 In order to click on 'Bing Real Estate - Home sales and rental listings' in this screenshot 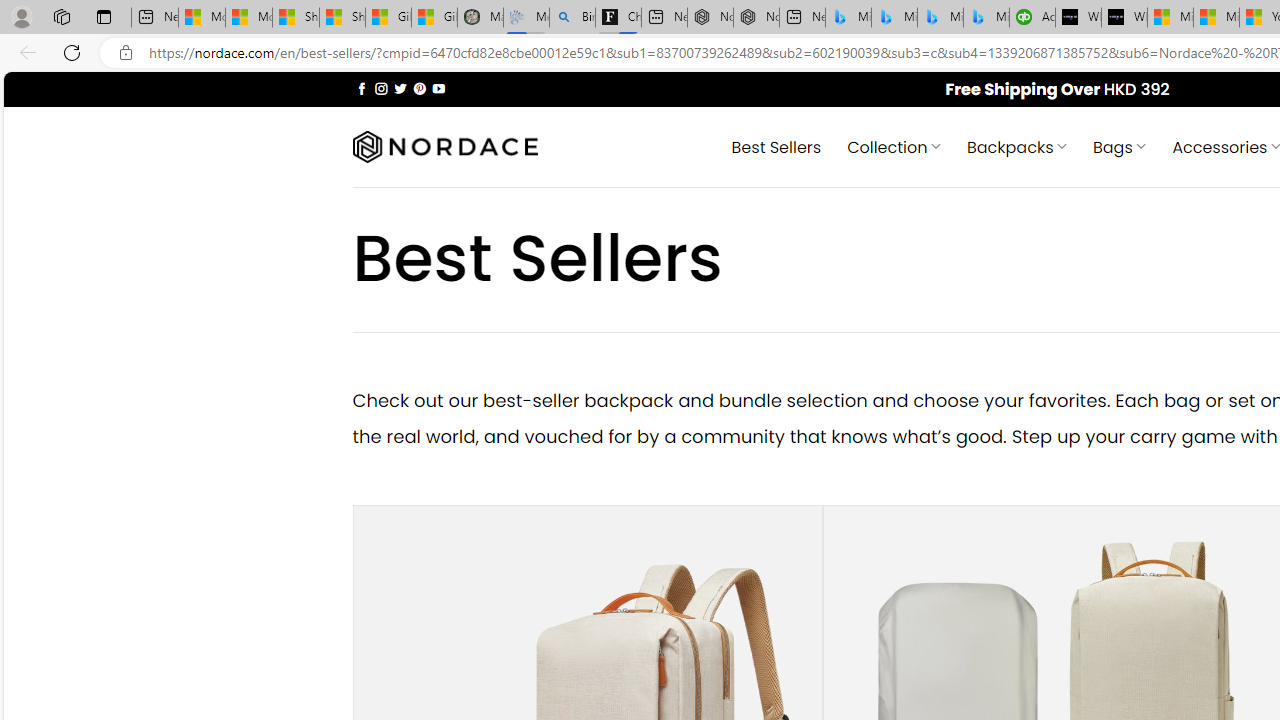, I will do `click(571, 17)`.